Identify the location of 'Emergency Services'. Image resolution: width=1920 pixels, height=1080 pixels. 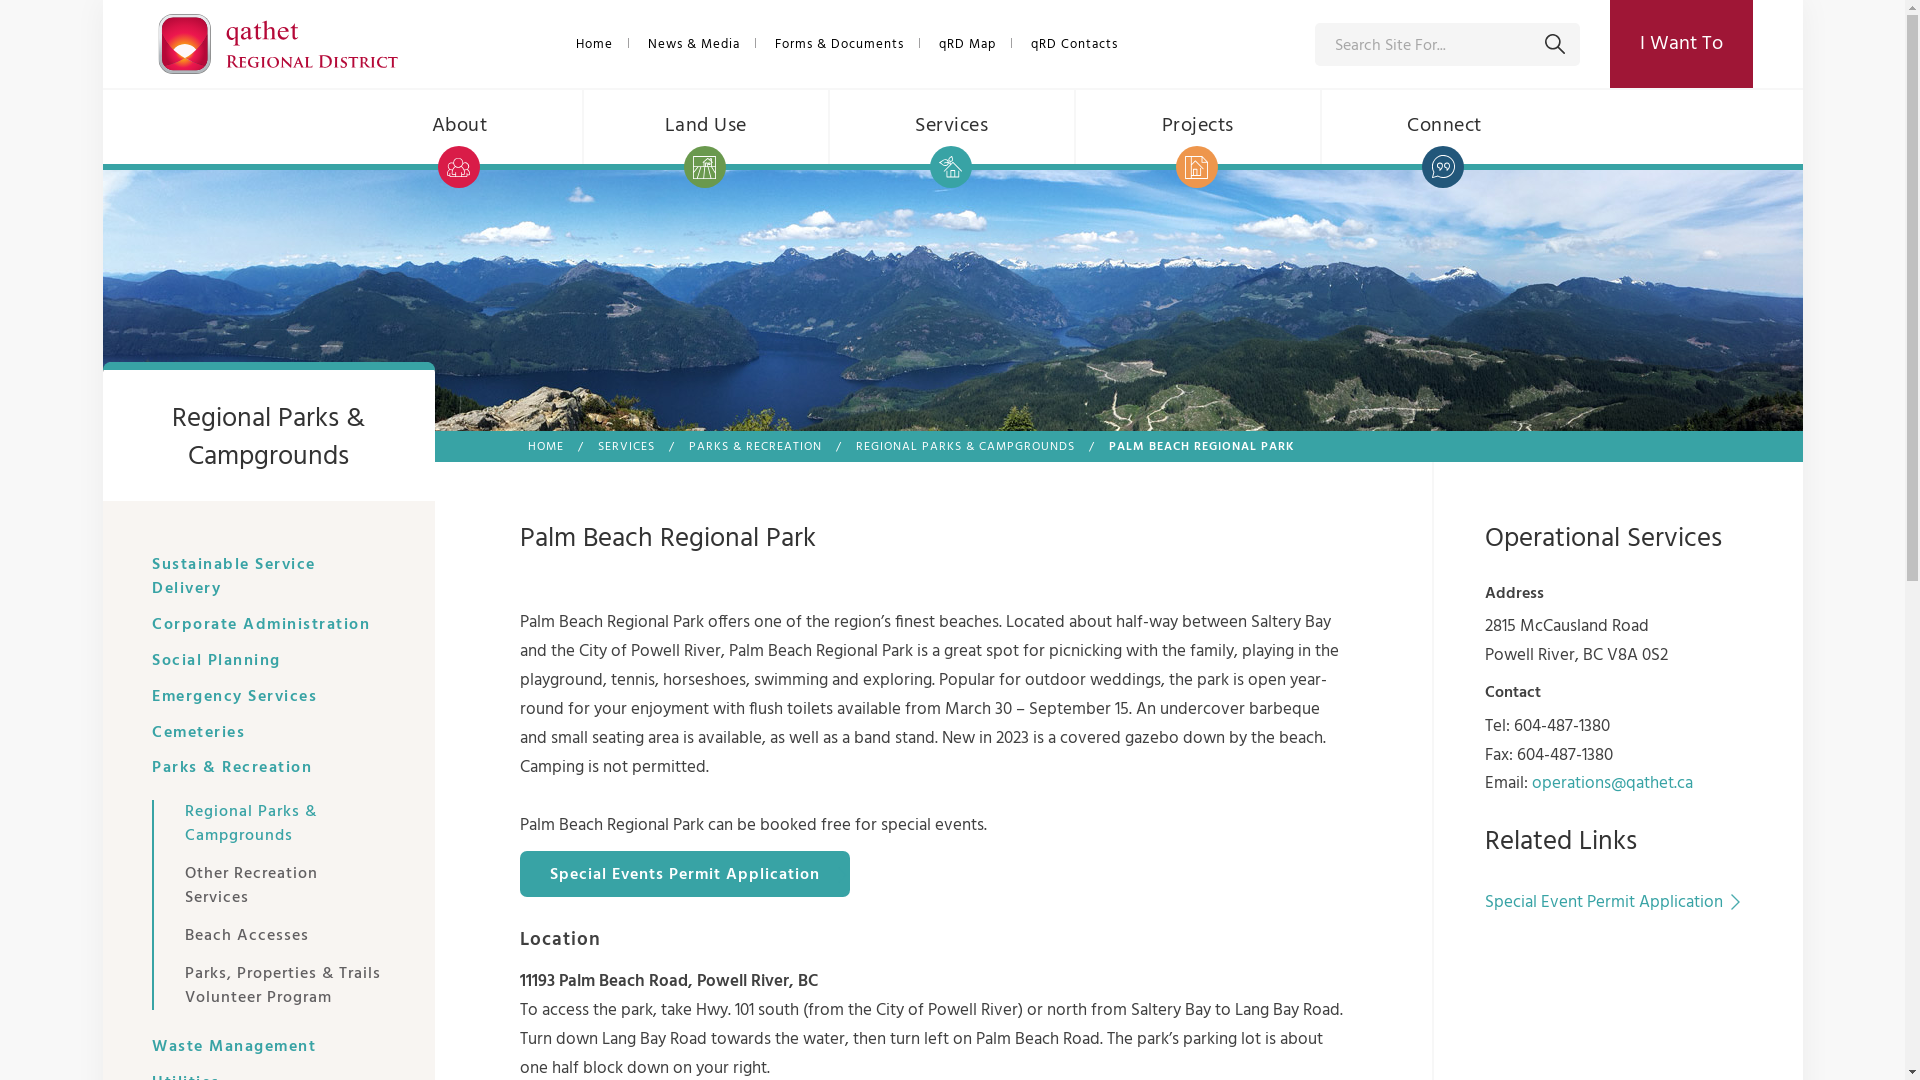
(151, 696).